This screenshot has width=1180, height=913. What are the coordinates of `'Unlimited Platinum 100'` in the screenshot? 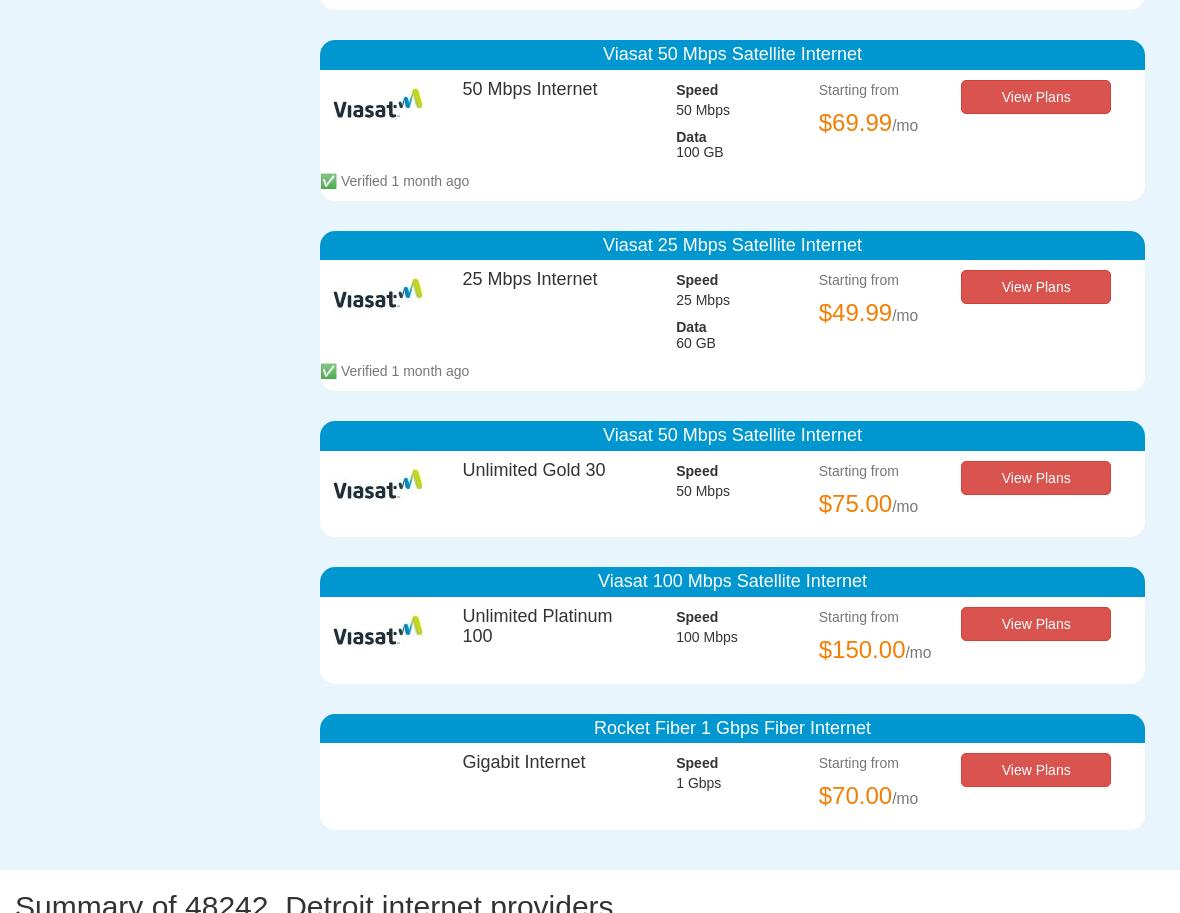 It's located at (537, 625).